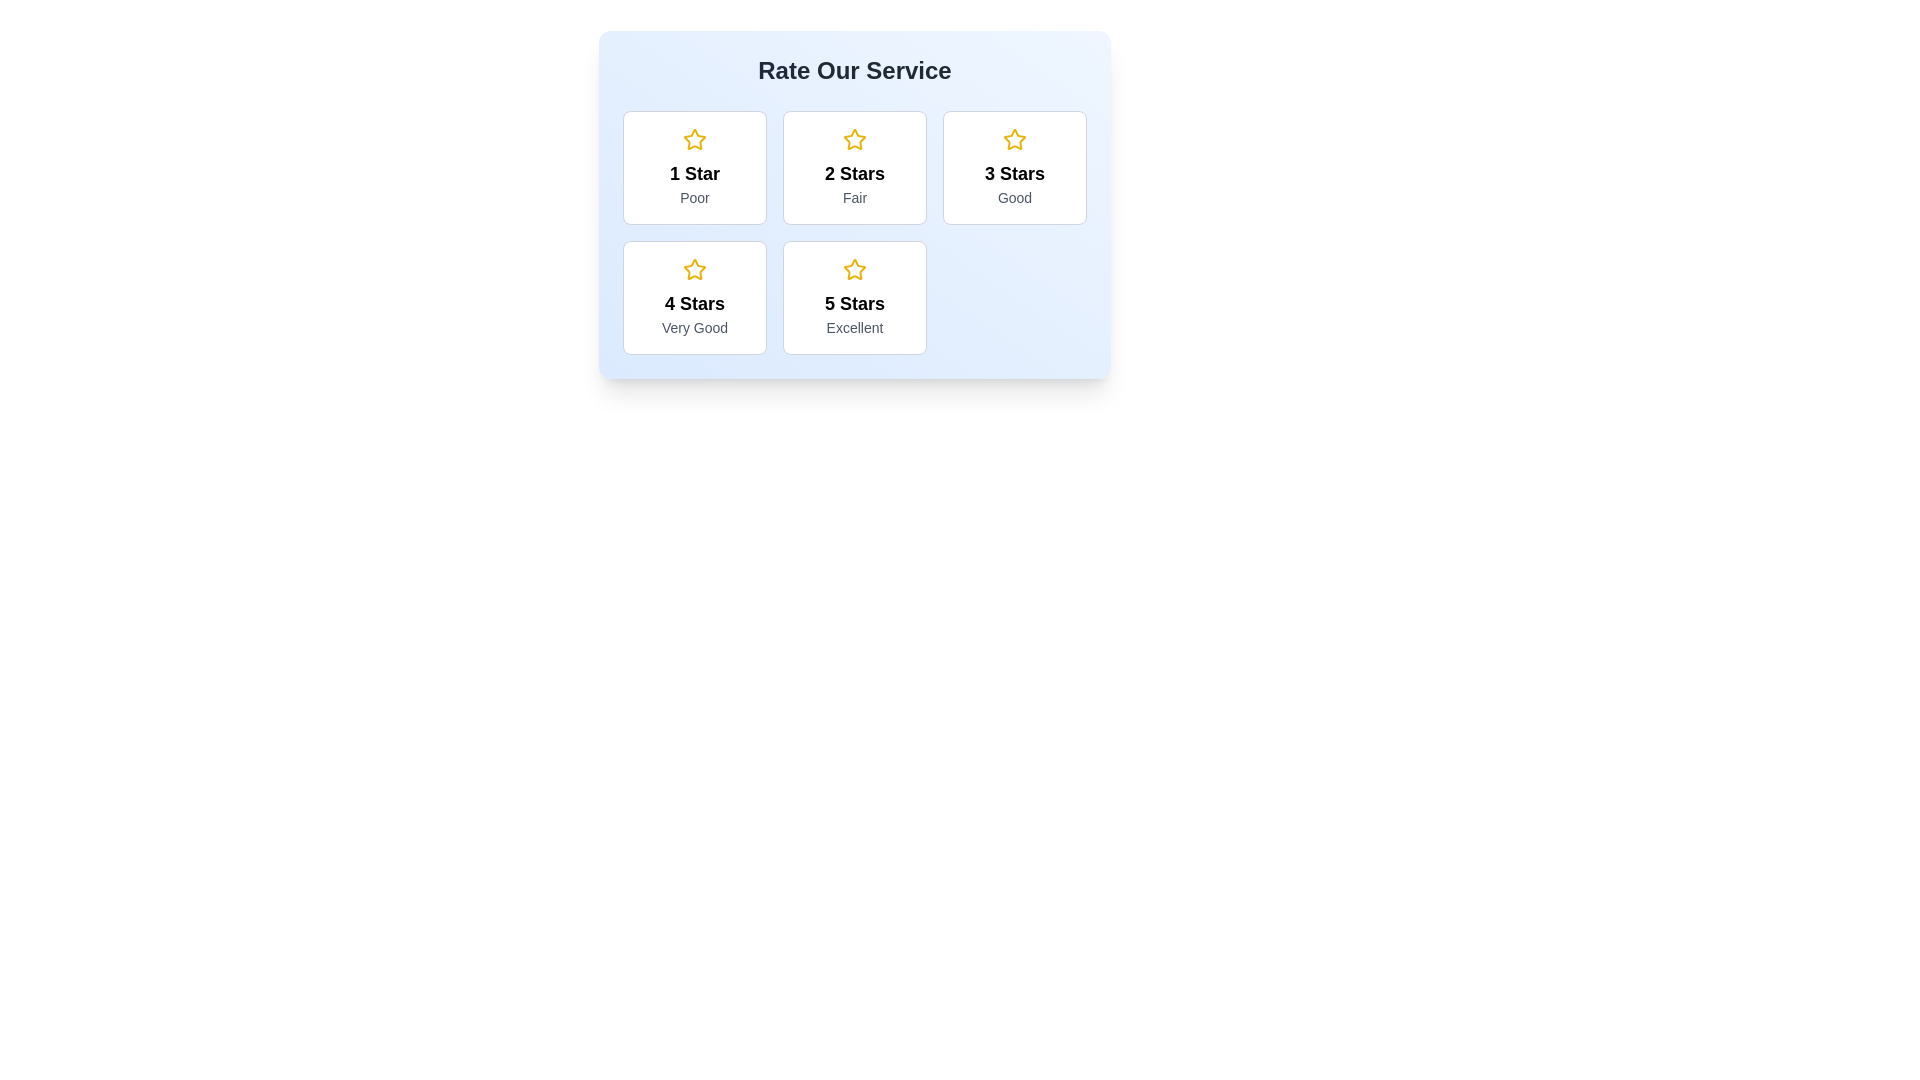 The width and height of the screenshot is (1920, 1080). What do you see at coordinates (695, 138) in the screenshot?
I see `the one-star rating icon, which is located in the top-left box of the rating options grid` at bounding box center [695, 138].